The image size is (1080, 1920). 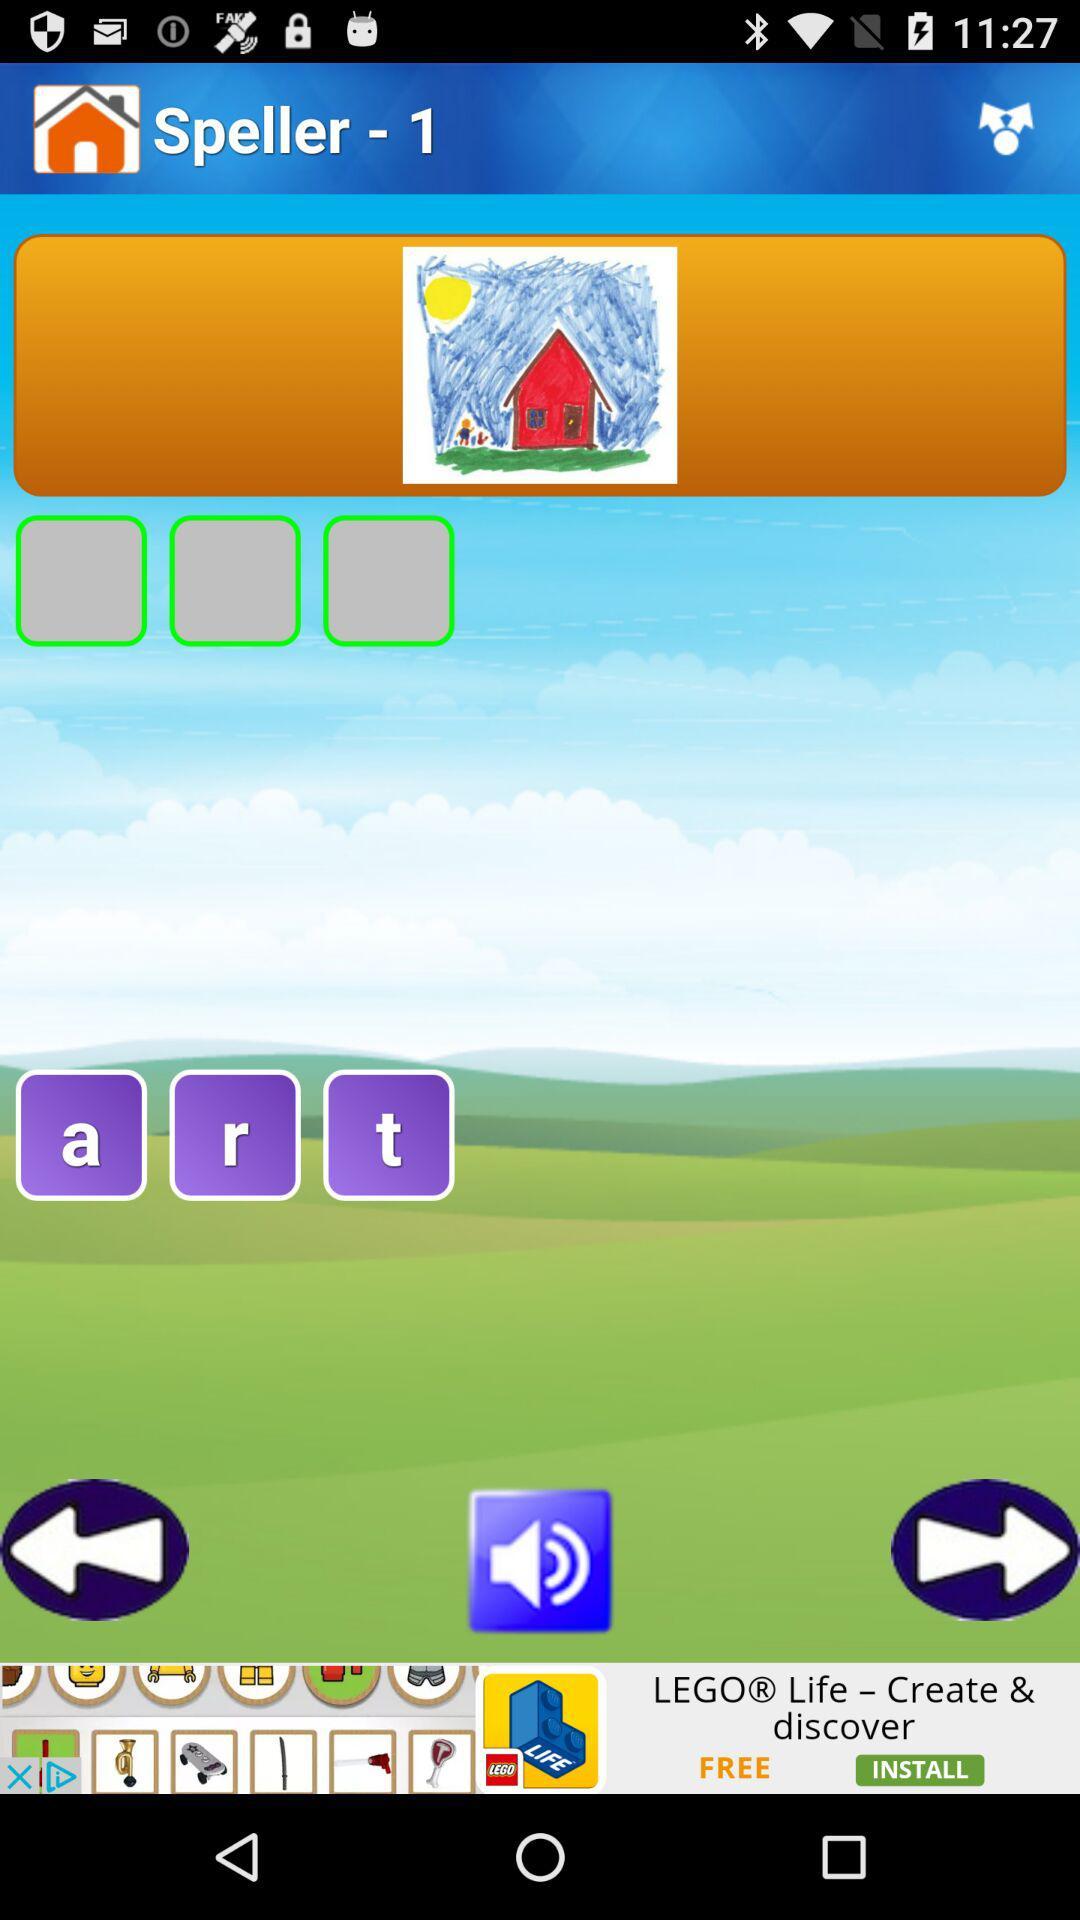 What do you see at coordinates (984, 1549) in the screenshot?
I see `the arrow on bottom right` at bounding box center [984, 1549].